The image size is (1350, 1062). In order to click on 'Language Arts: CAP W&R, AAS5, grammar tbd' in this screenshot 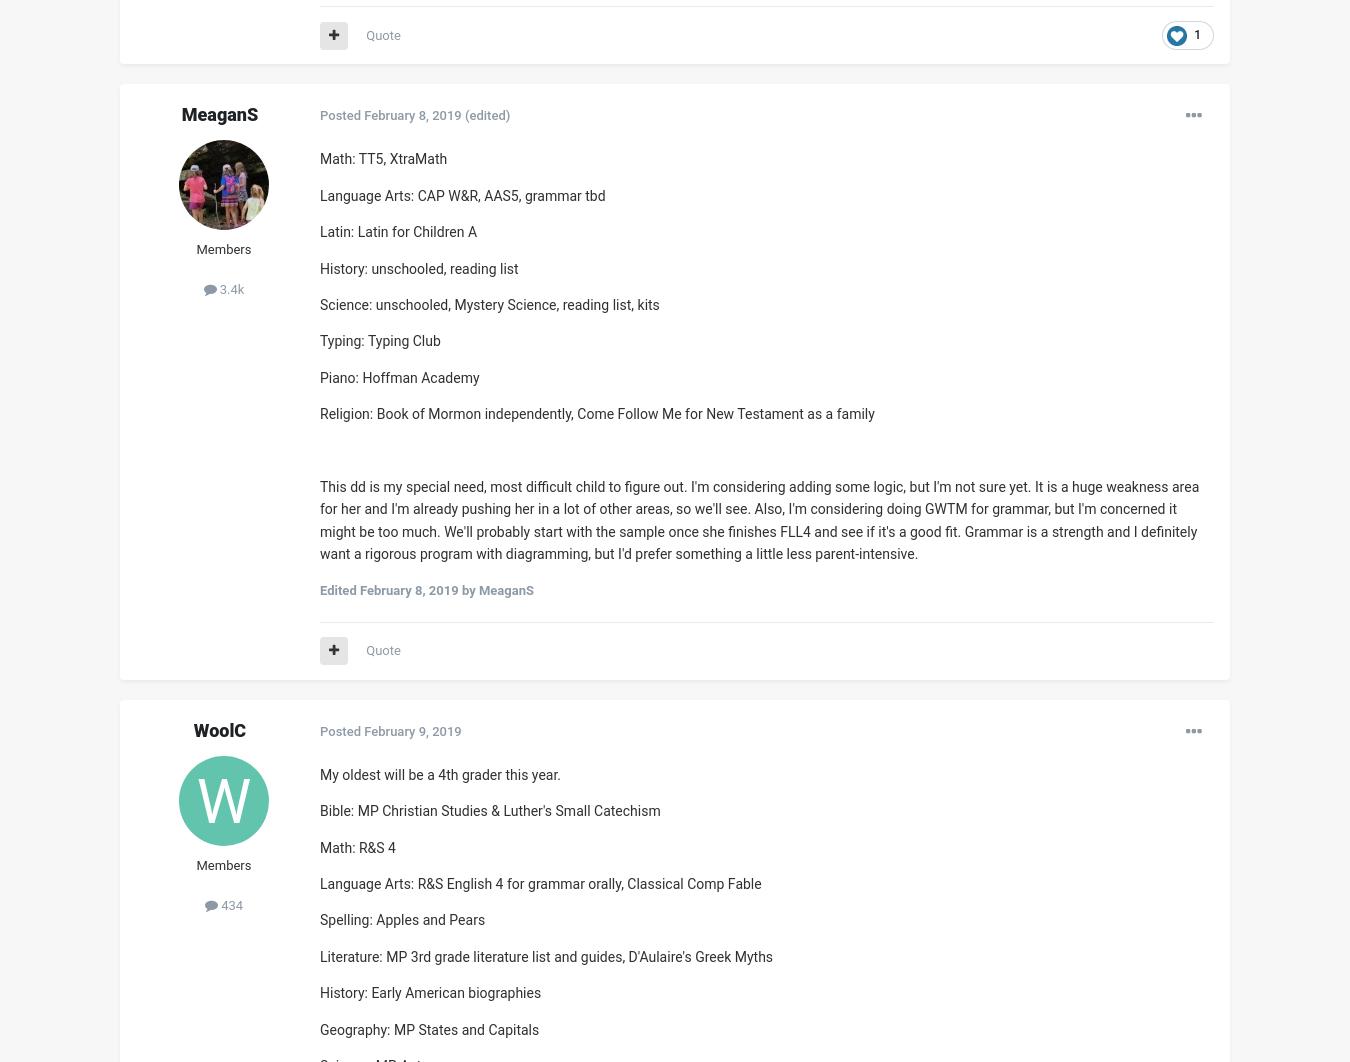, I will do `click(461, 194)`.